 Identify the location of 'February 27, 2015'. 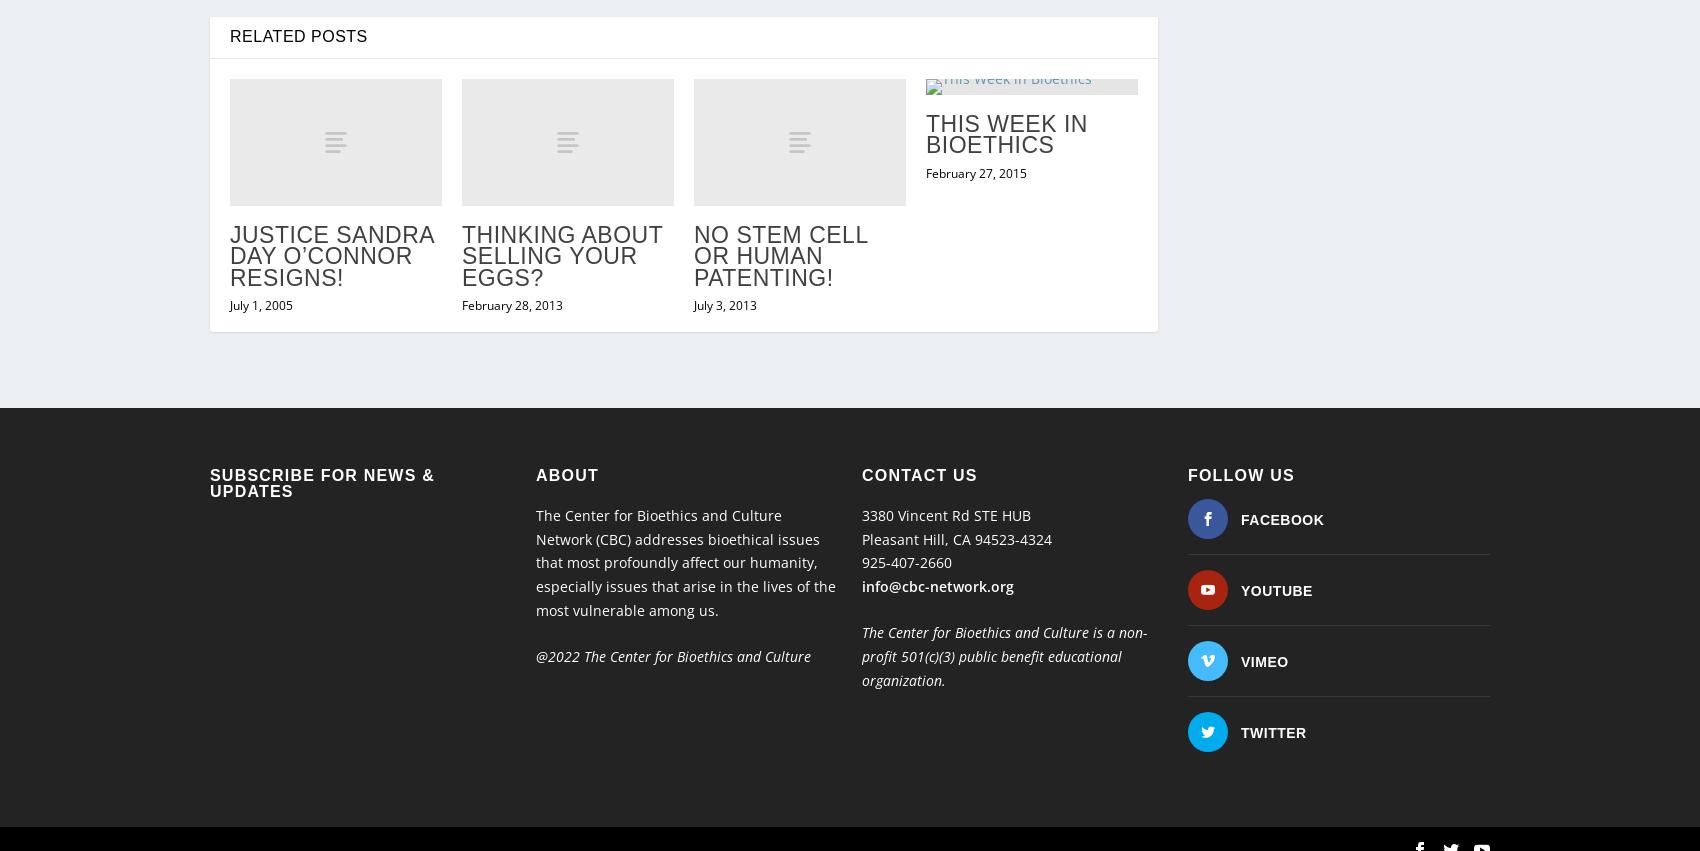
(975, 130).